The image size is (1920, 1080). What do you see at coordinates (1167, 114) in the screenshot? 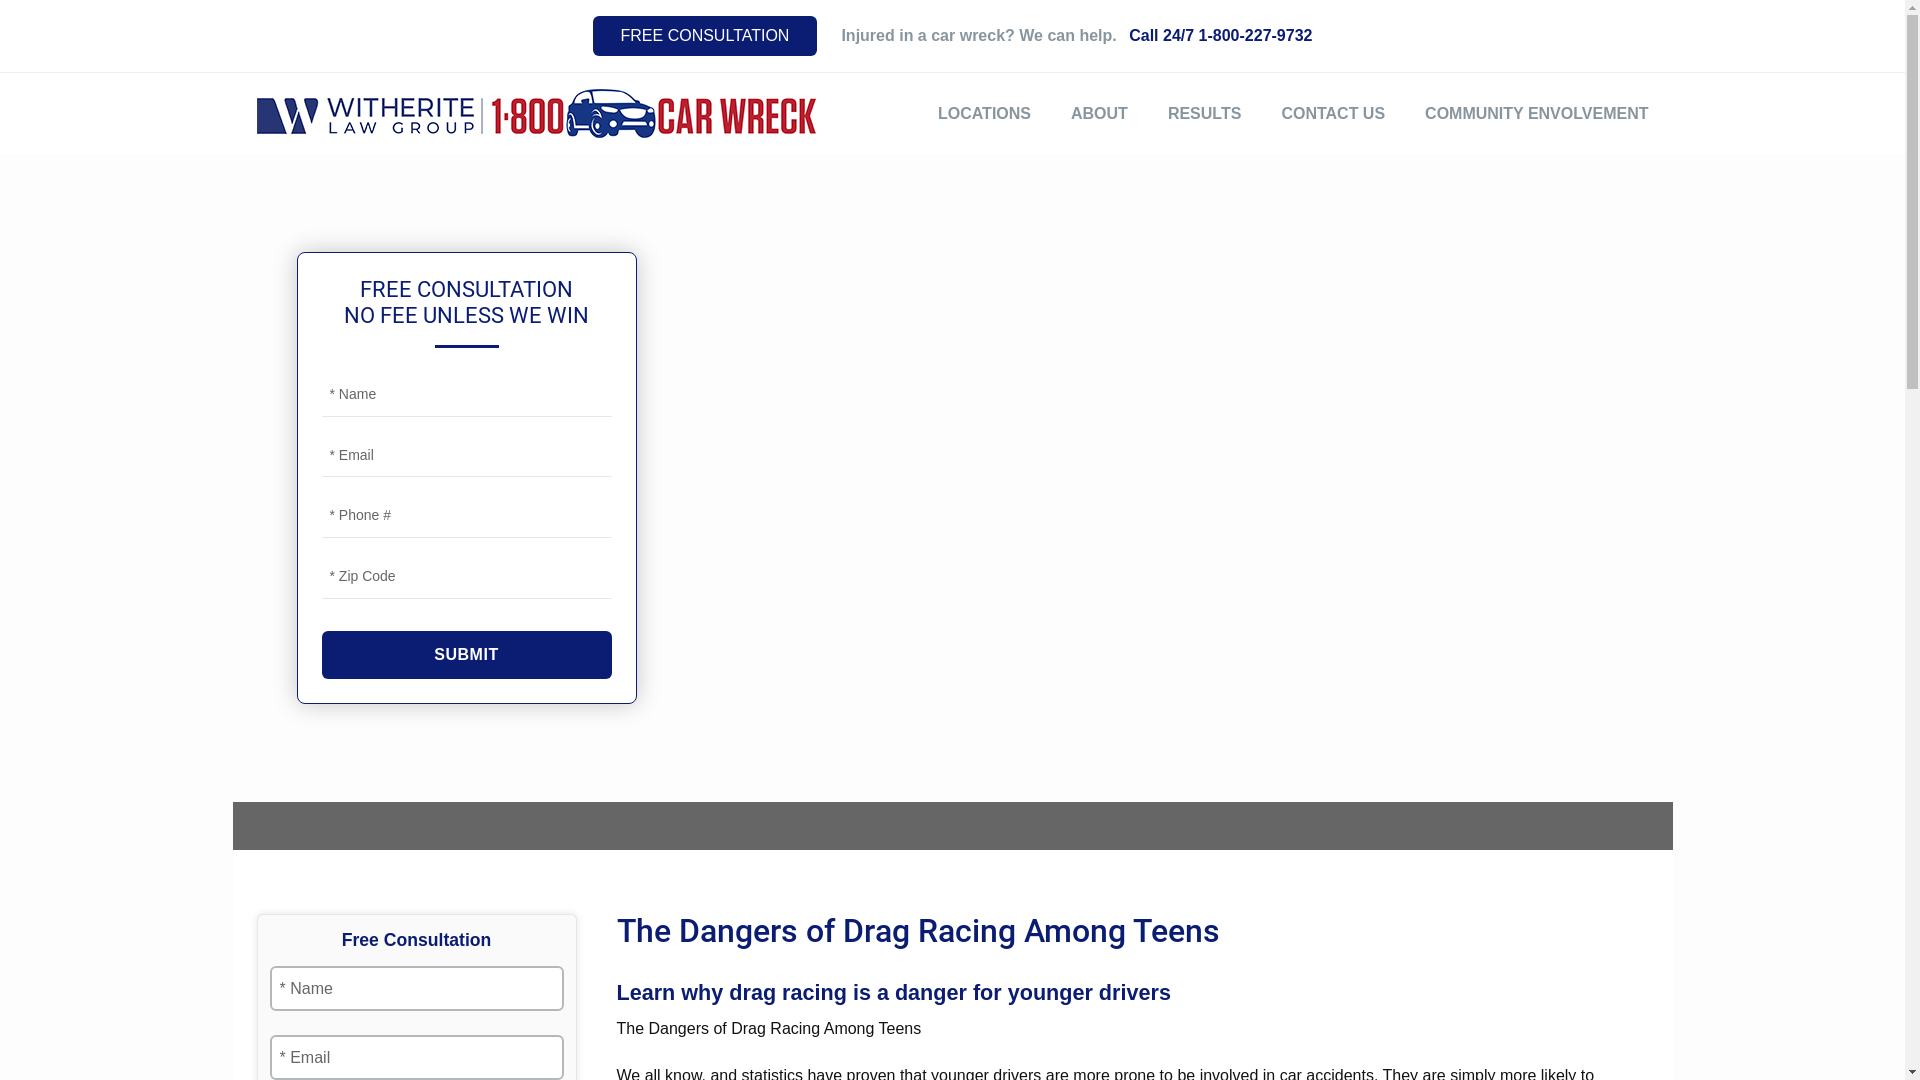
I see `'RESULTS'` at bounding box center [1167, 114].